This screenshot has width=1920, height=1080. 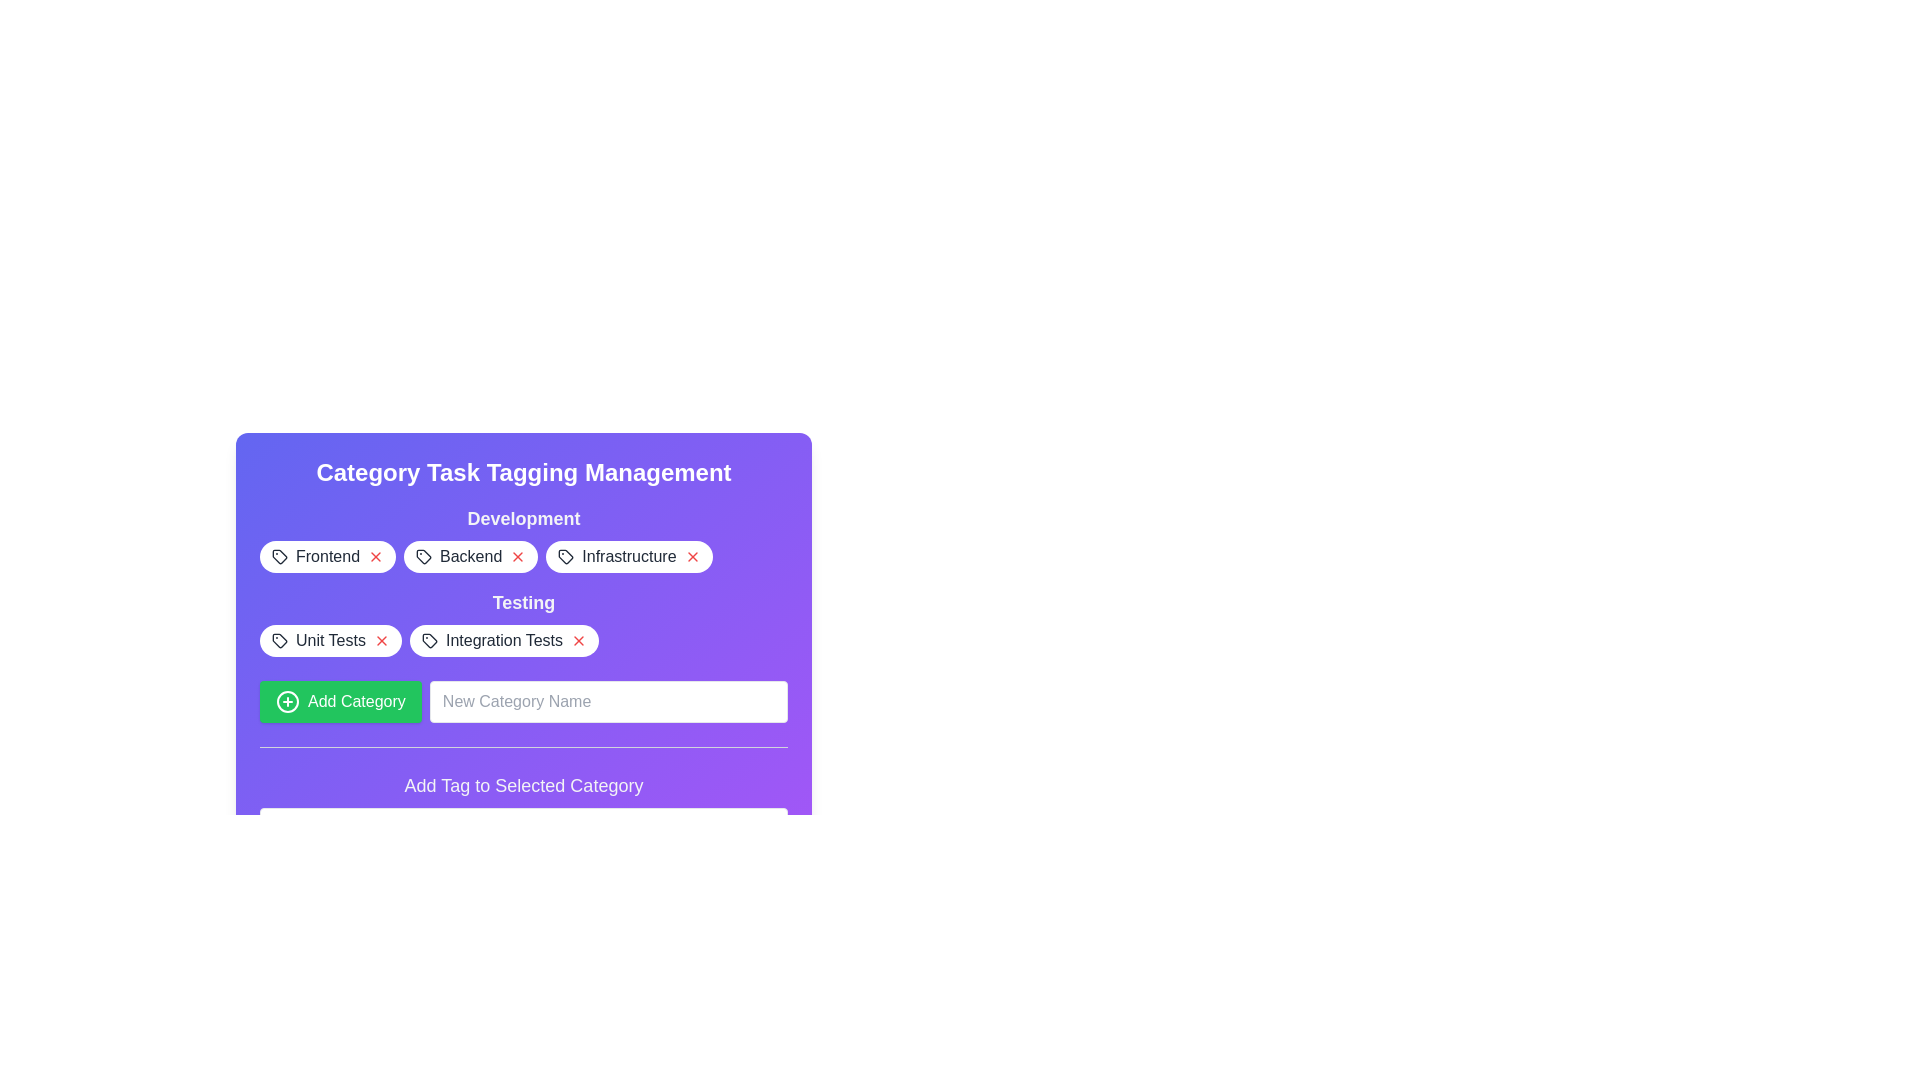 What do you see at coordinates (565, 556) in the screenshot?
I see `the decorative icon representing the 'Infrastructure' tag in the 'Development' section, located beside the text 'Infrastructure'` at bounding box center [565, 556].